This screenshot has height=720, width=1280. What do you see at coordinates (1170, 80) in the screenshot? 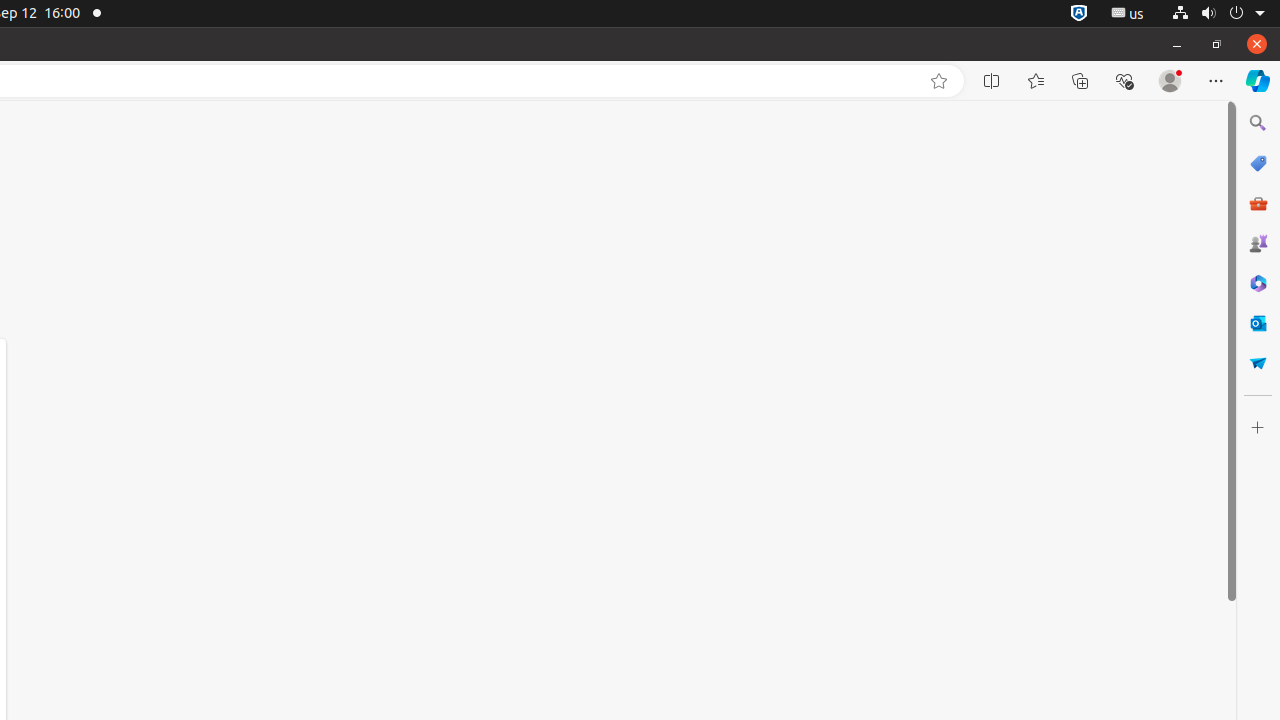
I see `'Profile 1 Profile, Please sign in'` at bounding box center [1170, 80].